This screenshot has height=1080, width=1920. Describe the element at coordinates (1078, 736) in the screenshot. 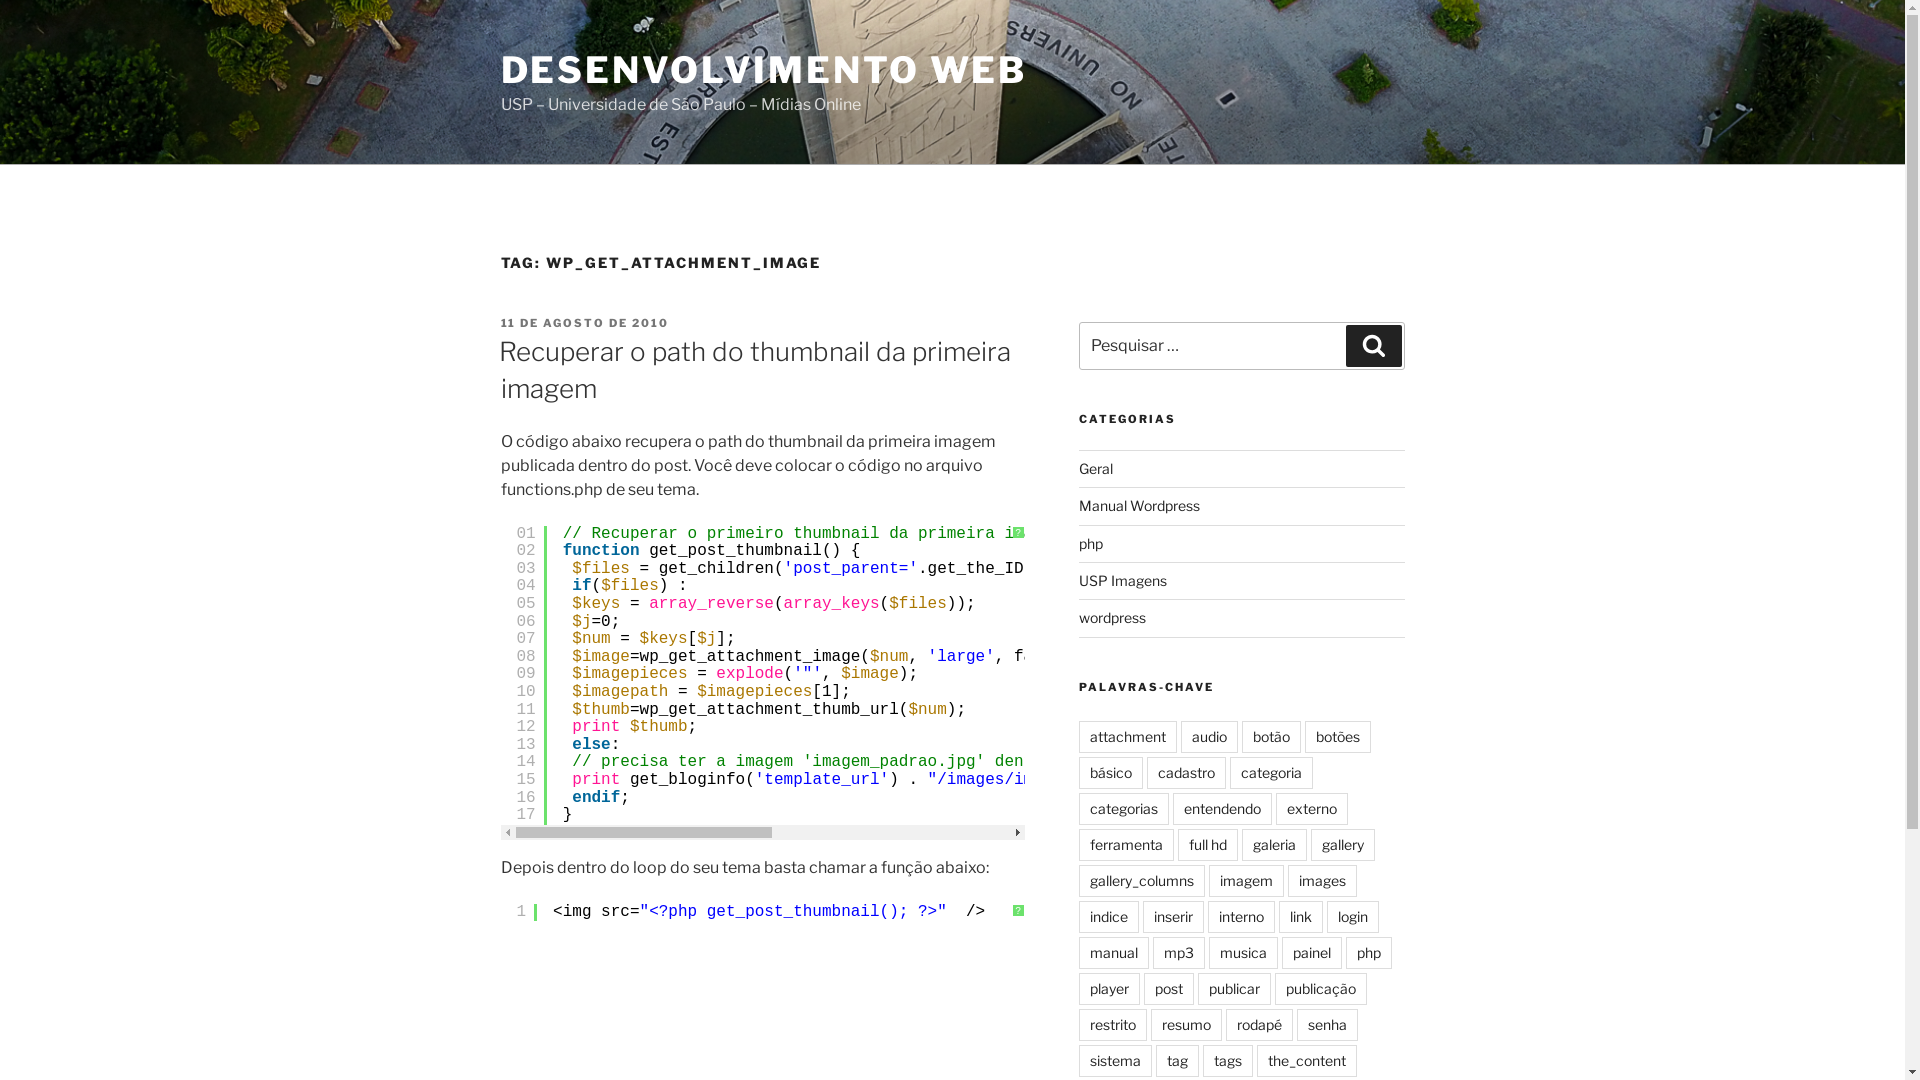

I see `'attachment'` at that location.